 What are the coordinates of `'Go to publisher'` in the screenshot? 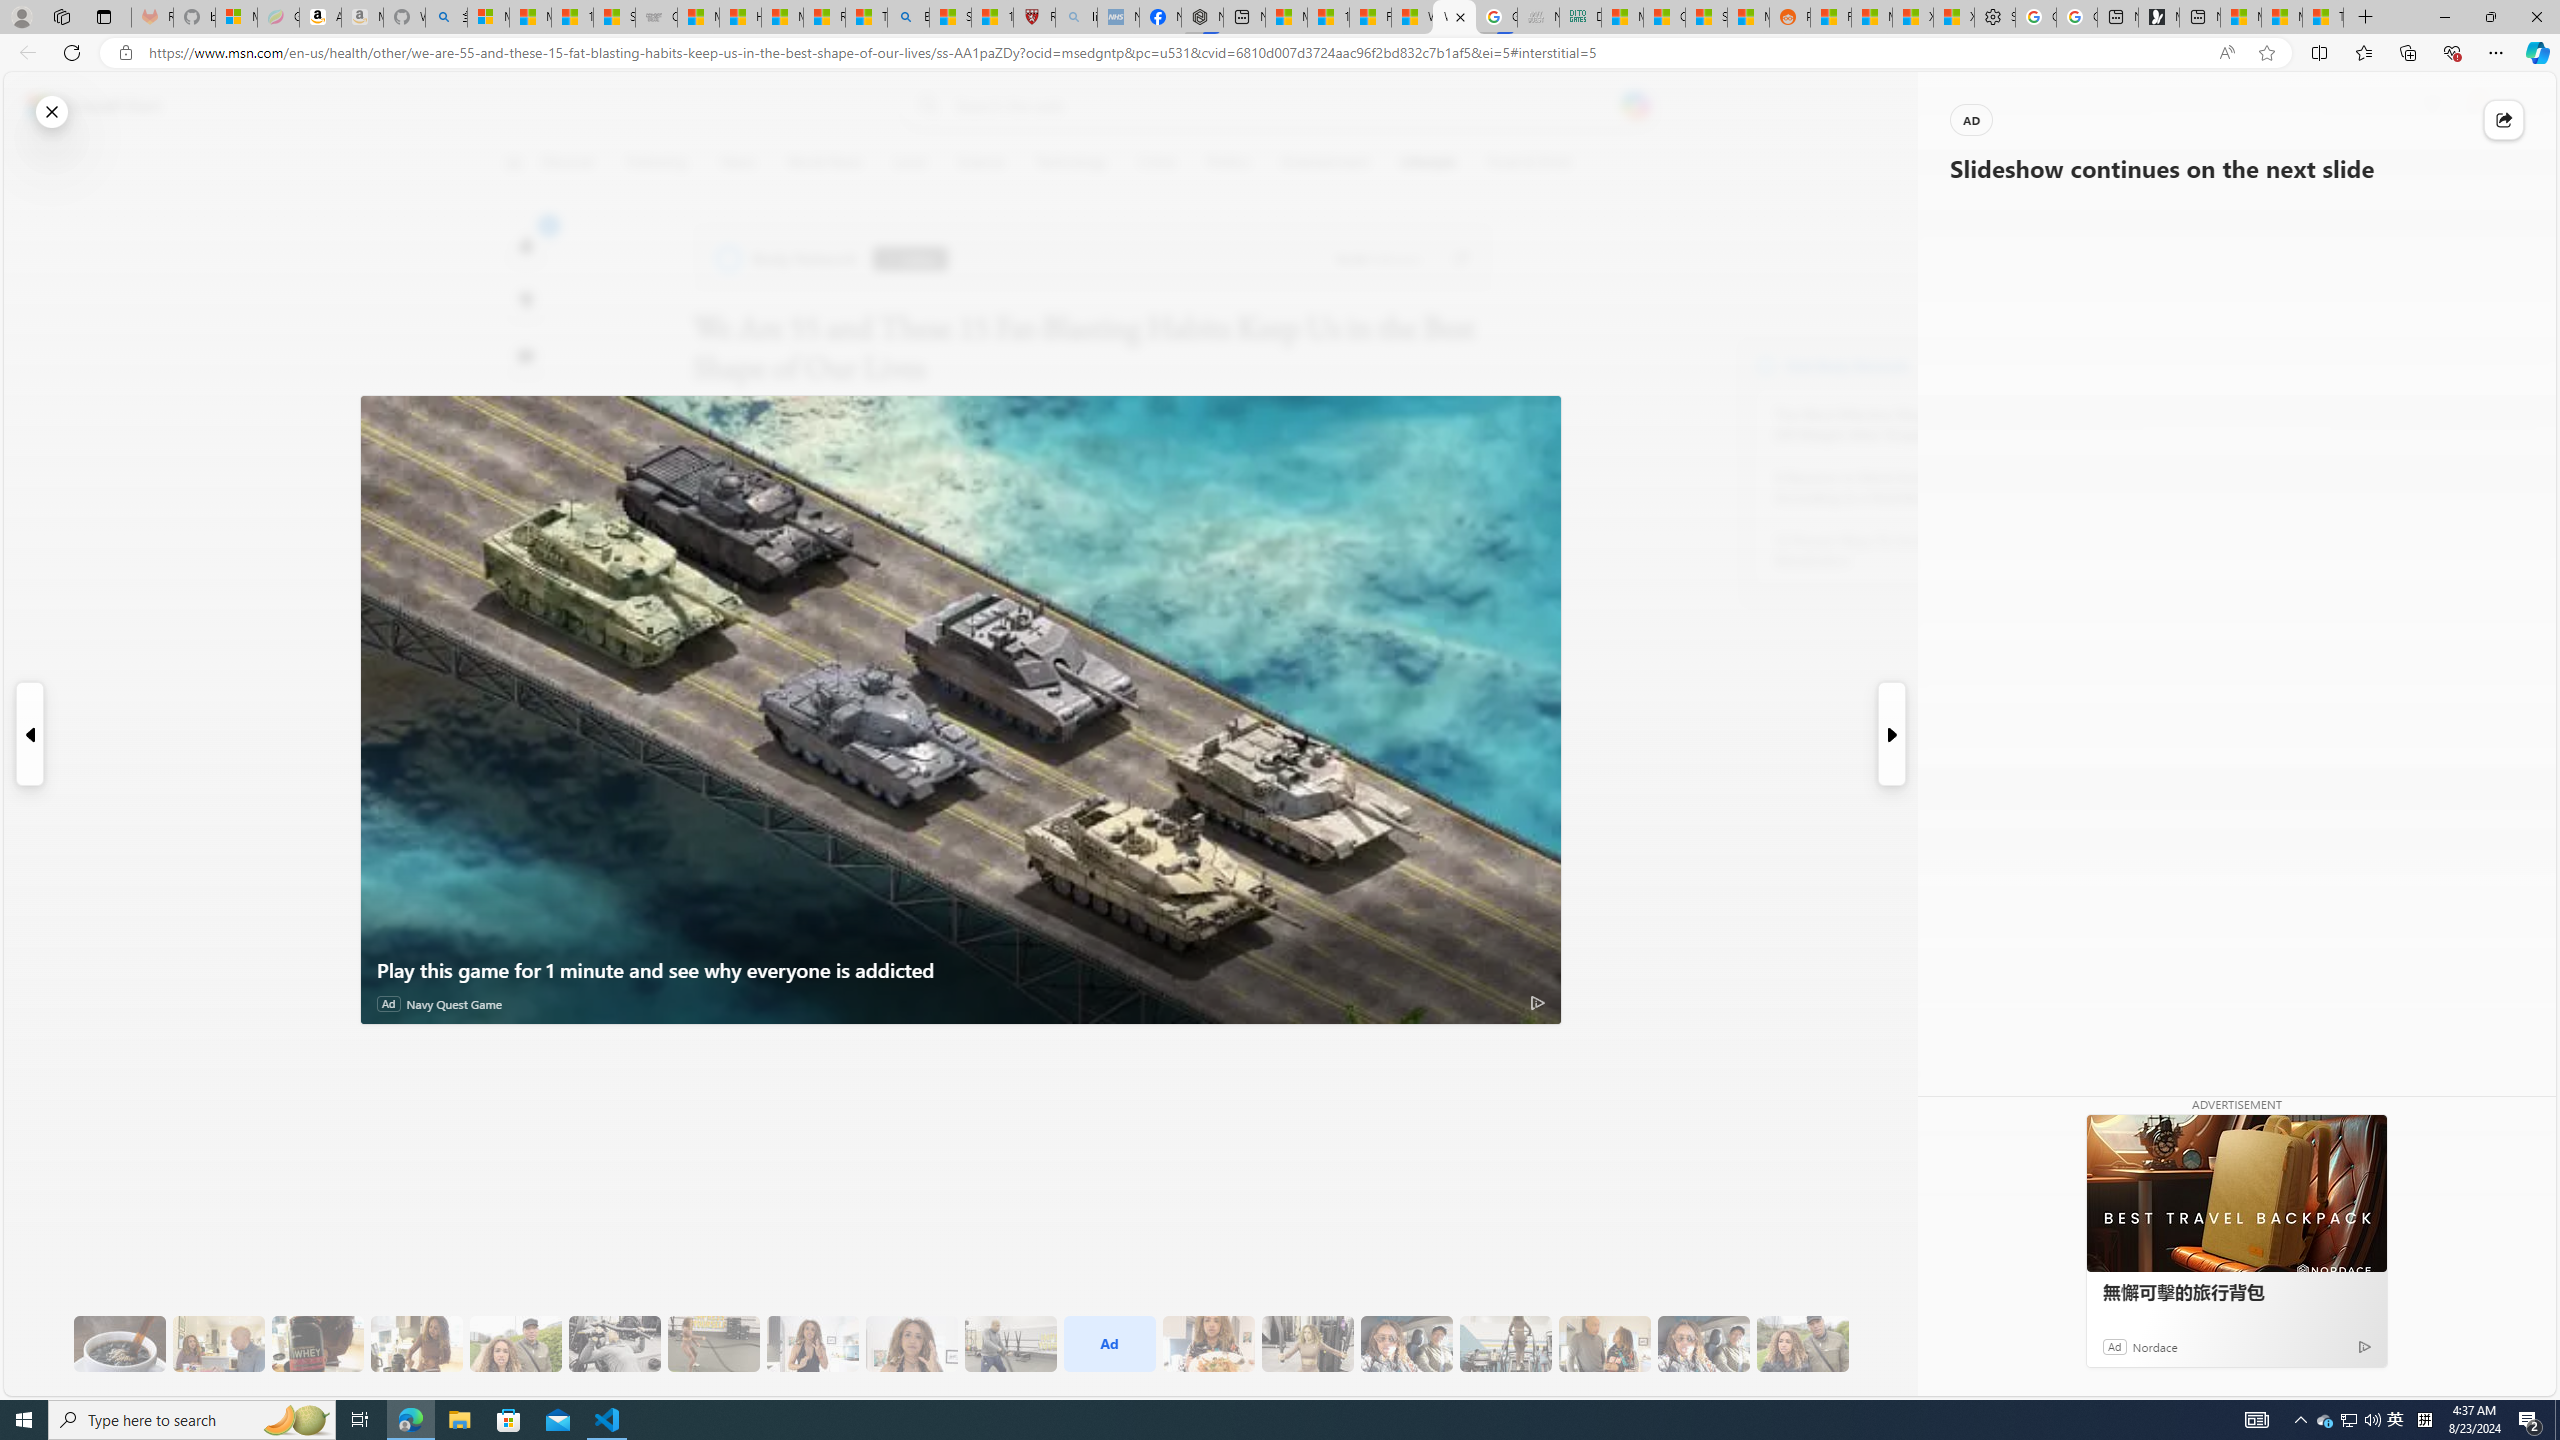 It's located at (1459, 258).